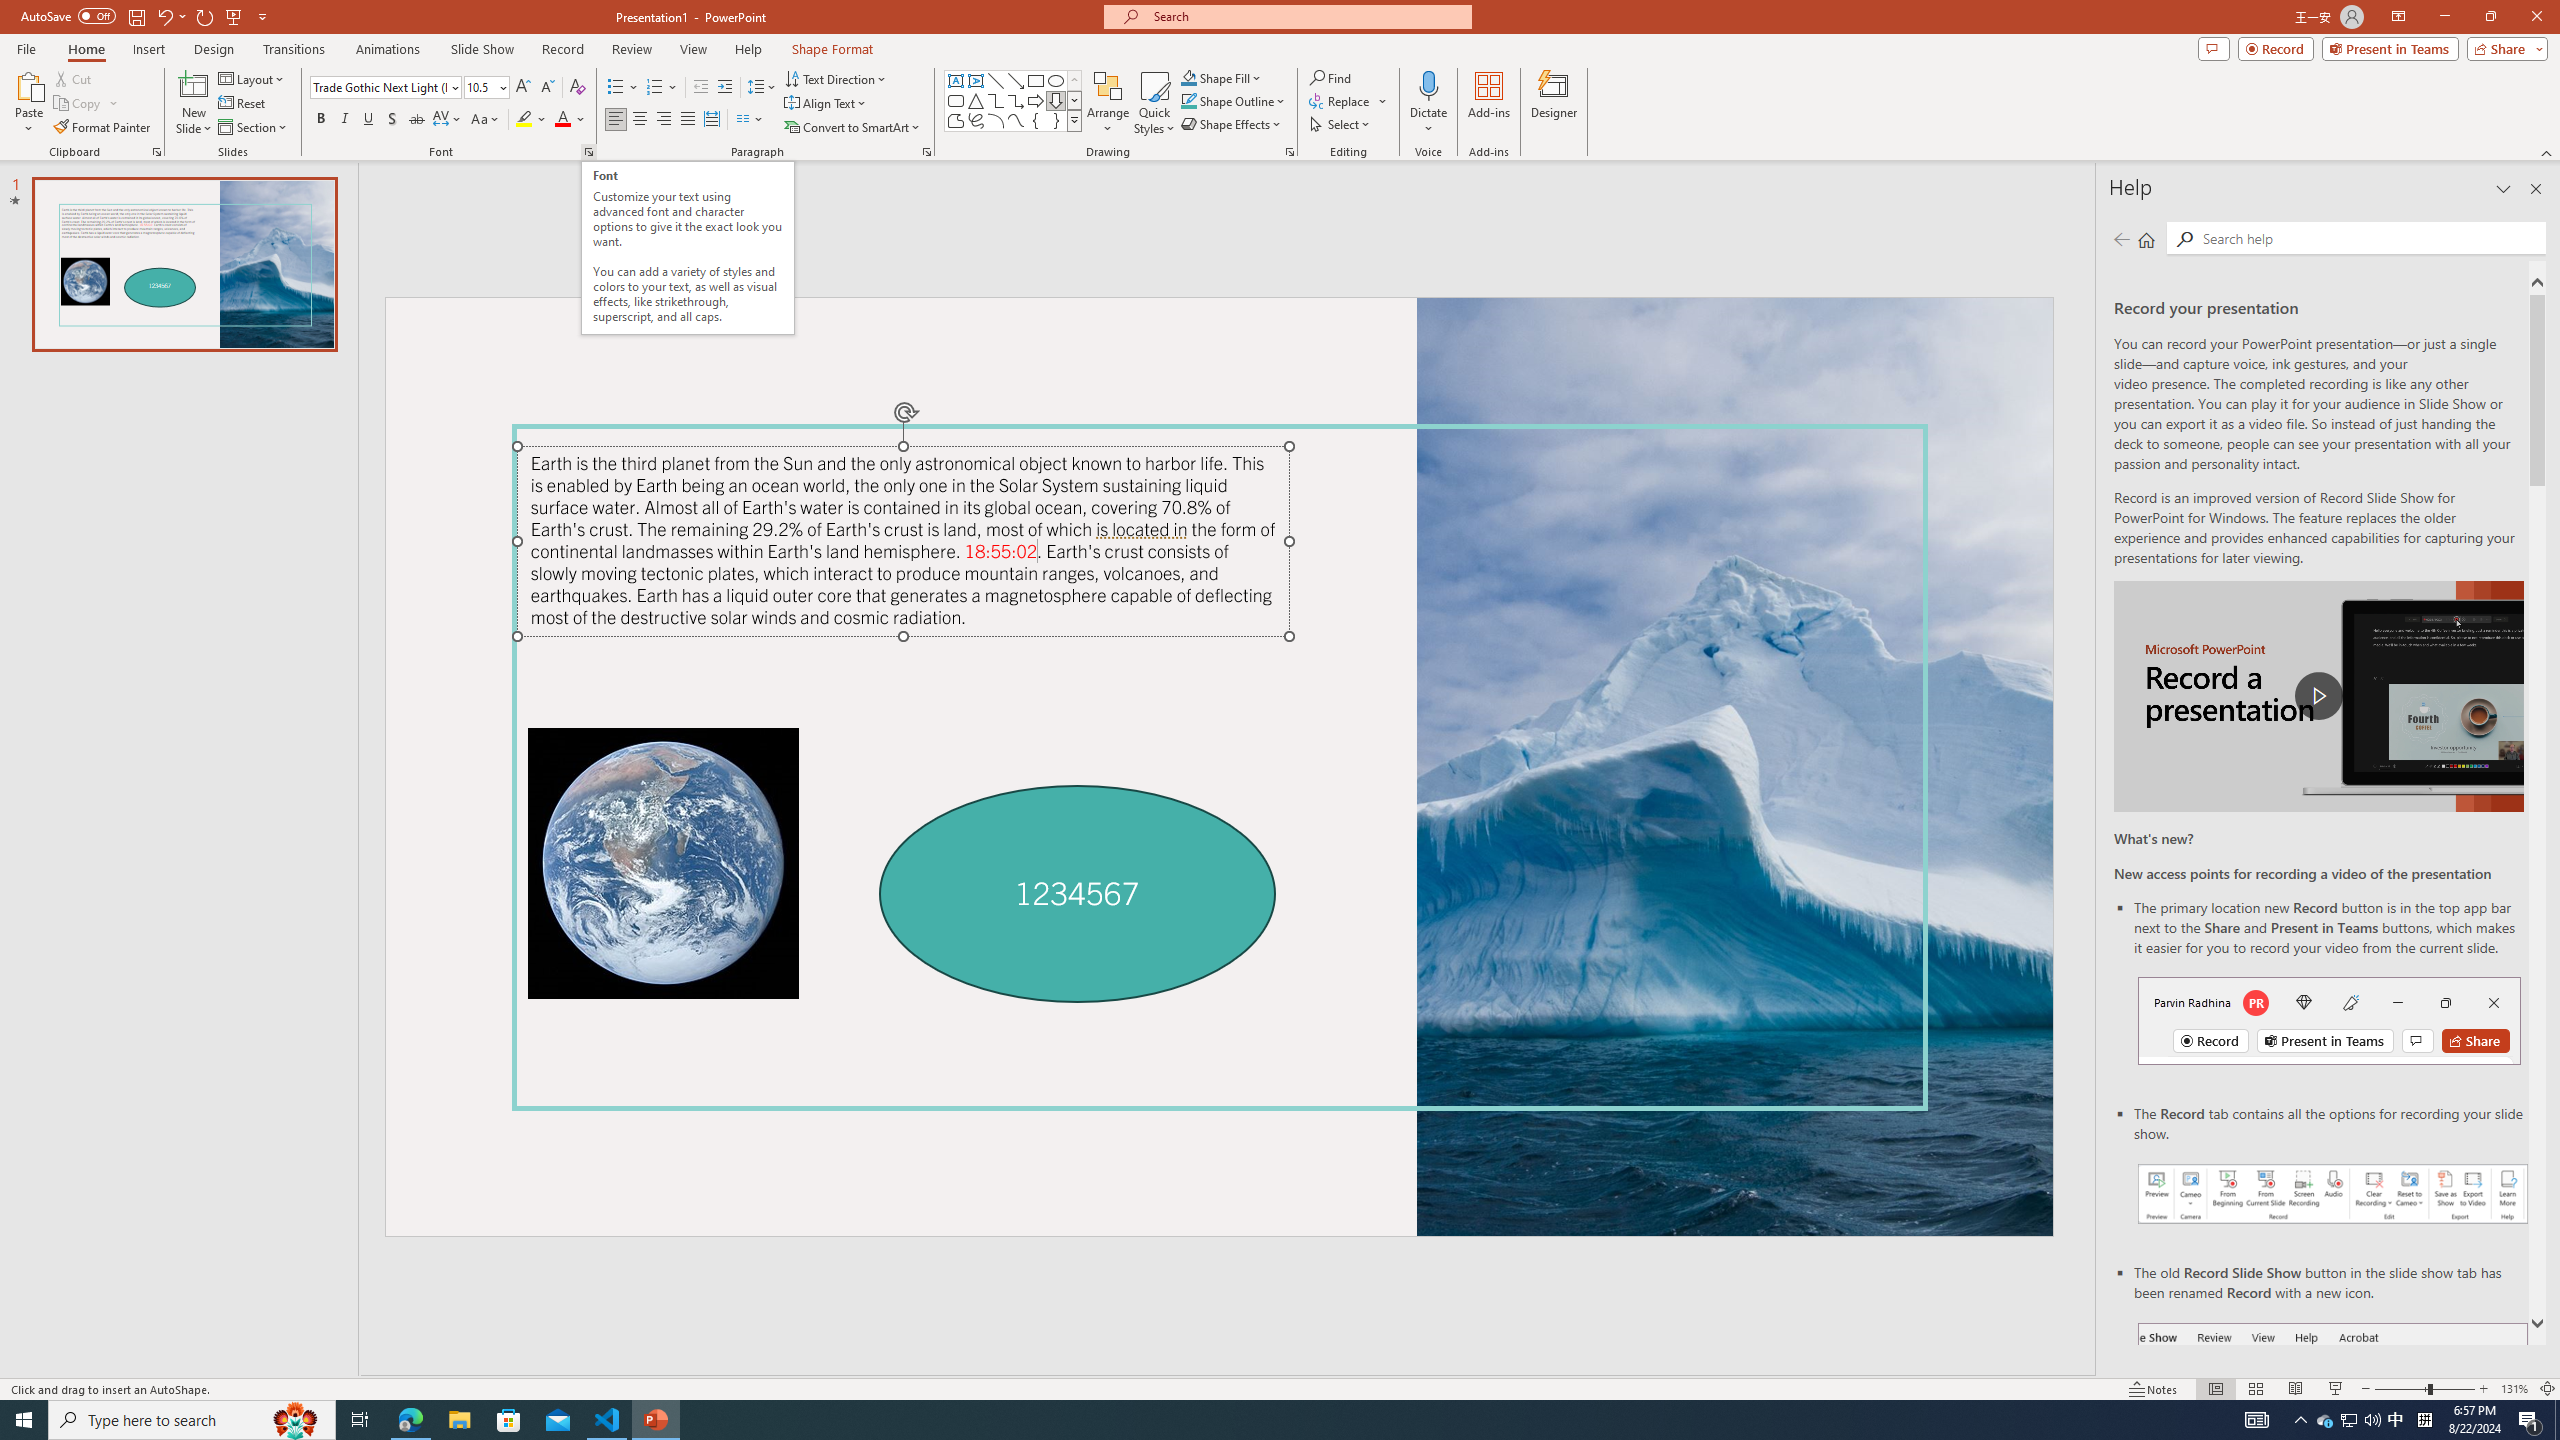 The height and width of the screenshot is (1440, 2560). I want to click on 'Paste', so click(28, 84).